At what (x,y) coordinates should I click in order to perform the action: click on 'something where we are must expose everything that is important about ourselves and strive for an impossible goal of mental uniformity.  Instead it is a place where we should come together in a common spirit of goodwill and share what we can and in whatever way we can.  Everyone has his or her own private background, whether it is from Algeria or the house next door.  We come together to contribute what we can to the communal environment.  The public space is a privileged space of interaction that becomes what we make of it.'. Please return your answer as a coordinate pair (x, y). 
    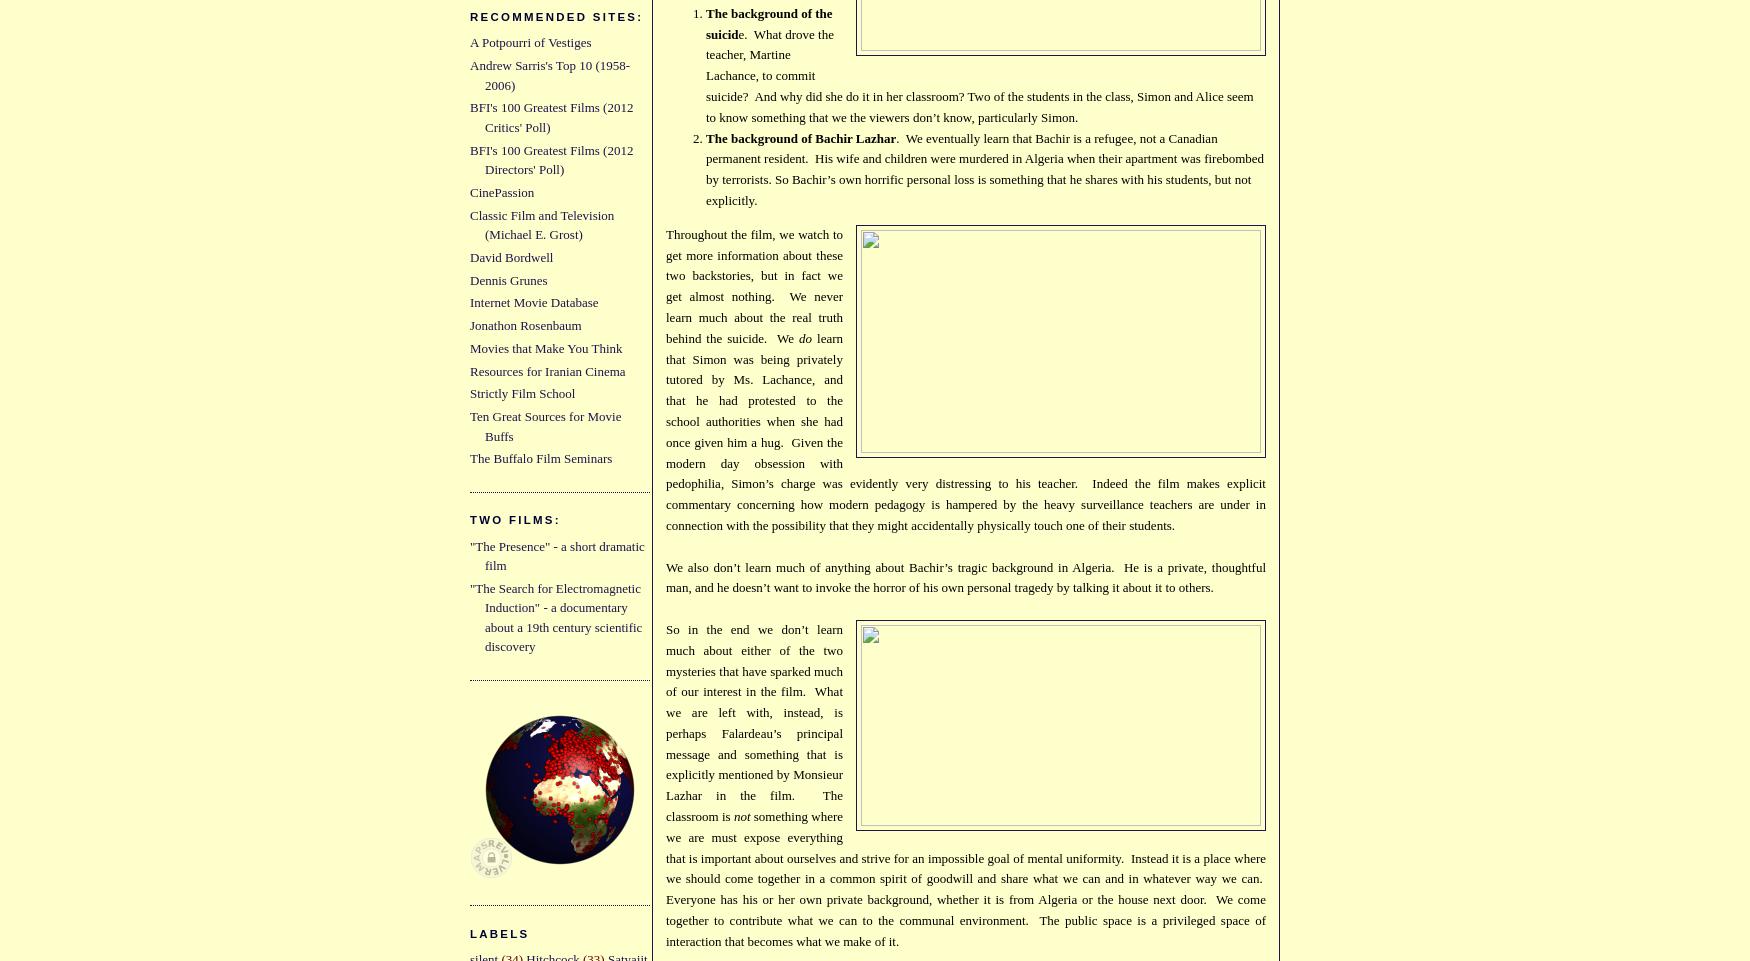
    Looking at the image, I should click on (966, 877).